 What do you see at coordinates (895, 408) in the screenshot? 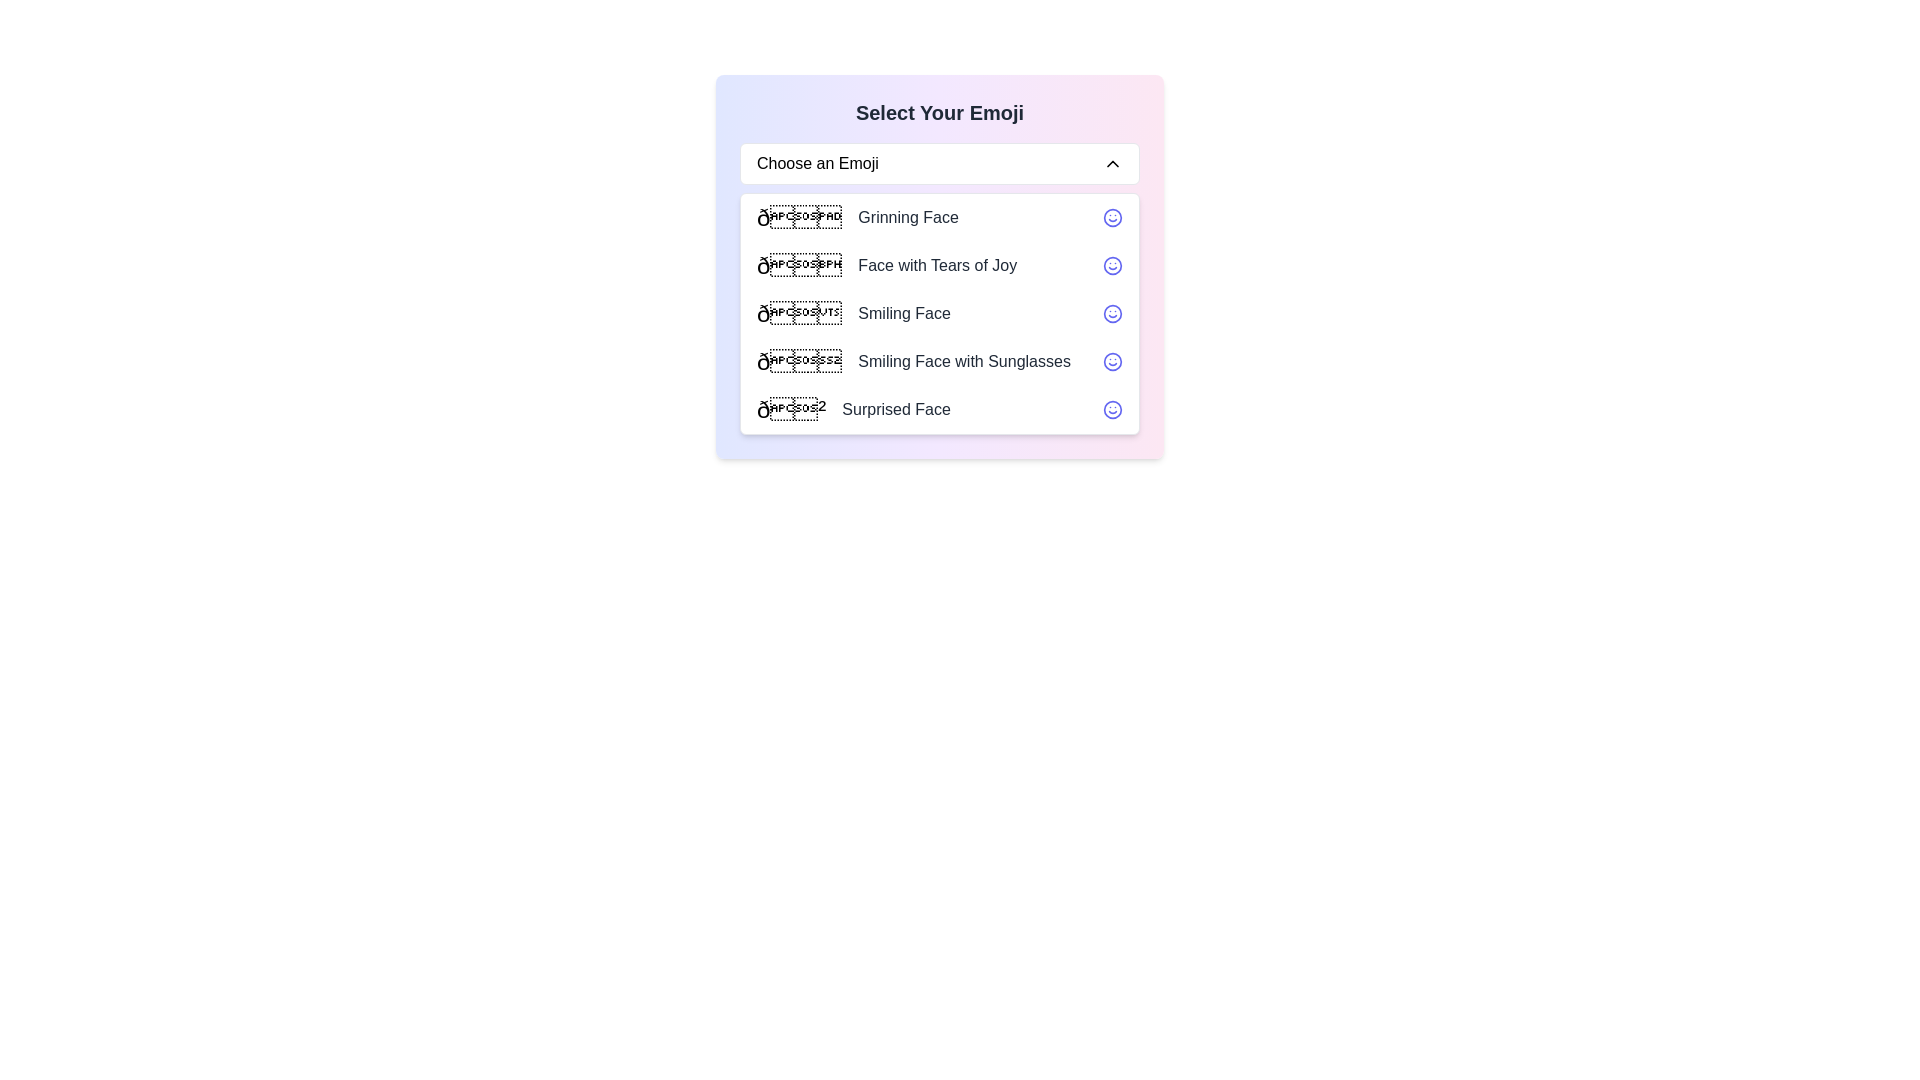
I see `the label that provides a textual description for the emoji, which is located as the fifth item in a vertical list of emoji descriptions, adjacent to a graphical emoji icon` at bounding box center [895, 408].